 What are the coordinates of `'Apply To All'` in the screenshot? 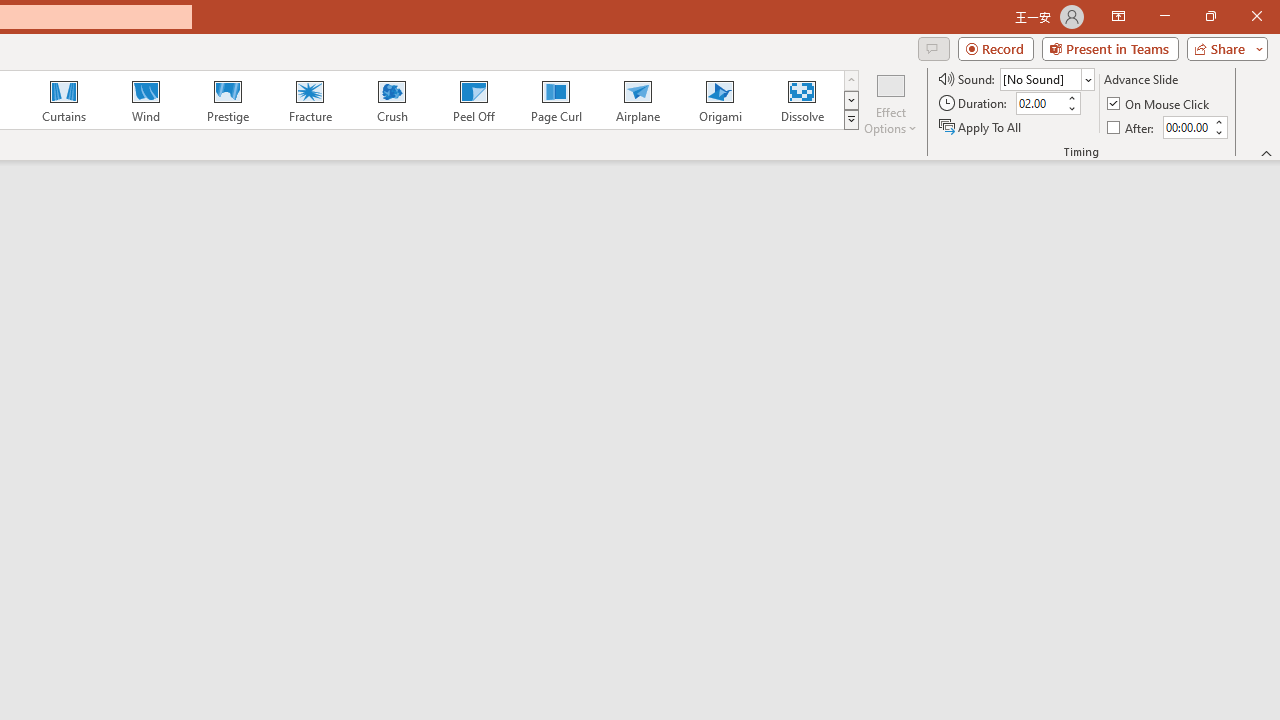 It's located at (981, 127).